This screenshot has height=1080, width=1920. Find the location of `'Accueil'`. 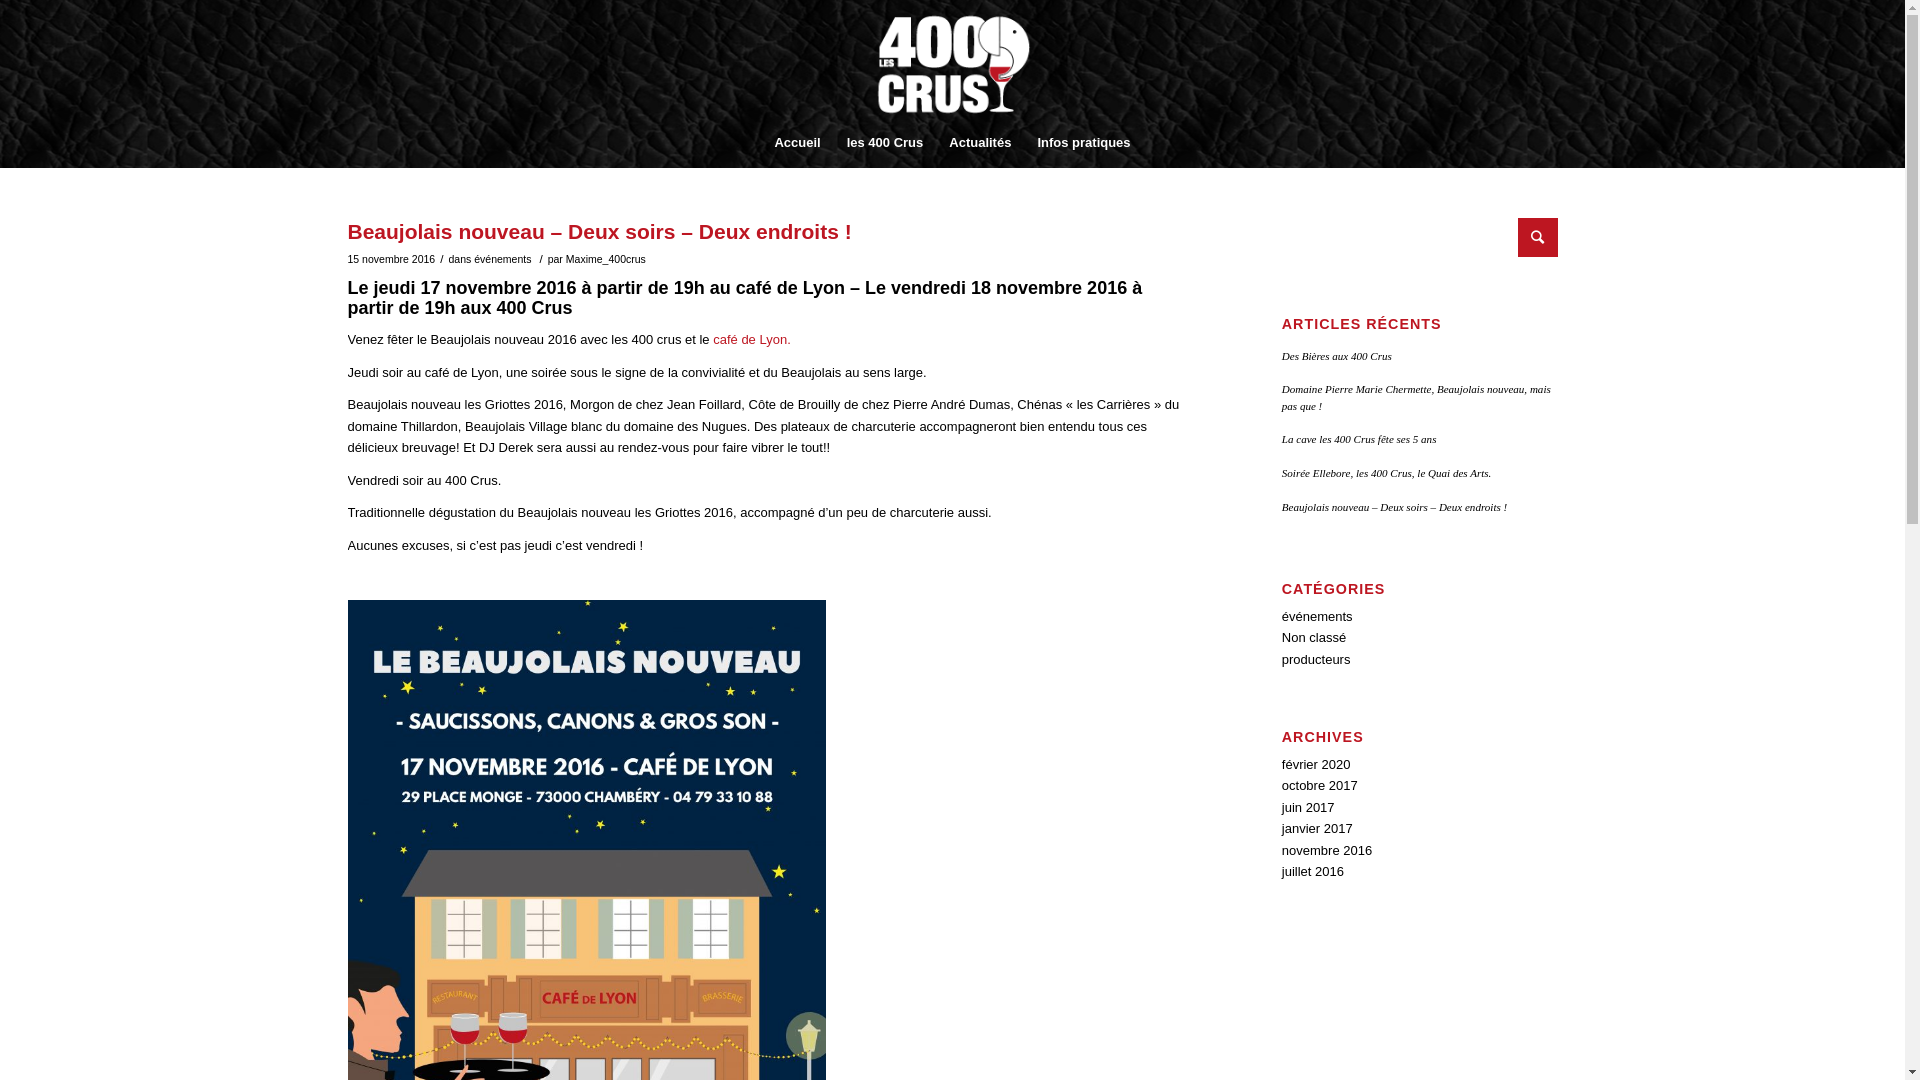

'Accueil' is located at coordinates (795, 141).